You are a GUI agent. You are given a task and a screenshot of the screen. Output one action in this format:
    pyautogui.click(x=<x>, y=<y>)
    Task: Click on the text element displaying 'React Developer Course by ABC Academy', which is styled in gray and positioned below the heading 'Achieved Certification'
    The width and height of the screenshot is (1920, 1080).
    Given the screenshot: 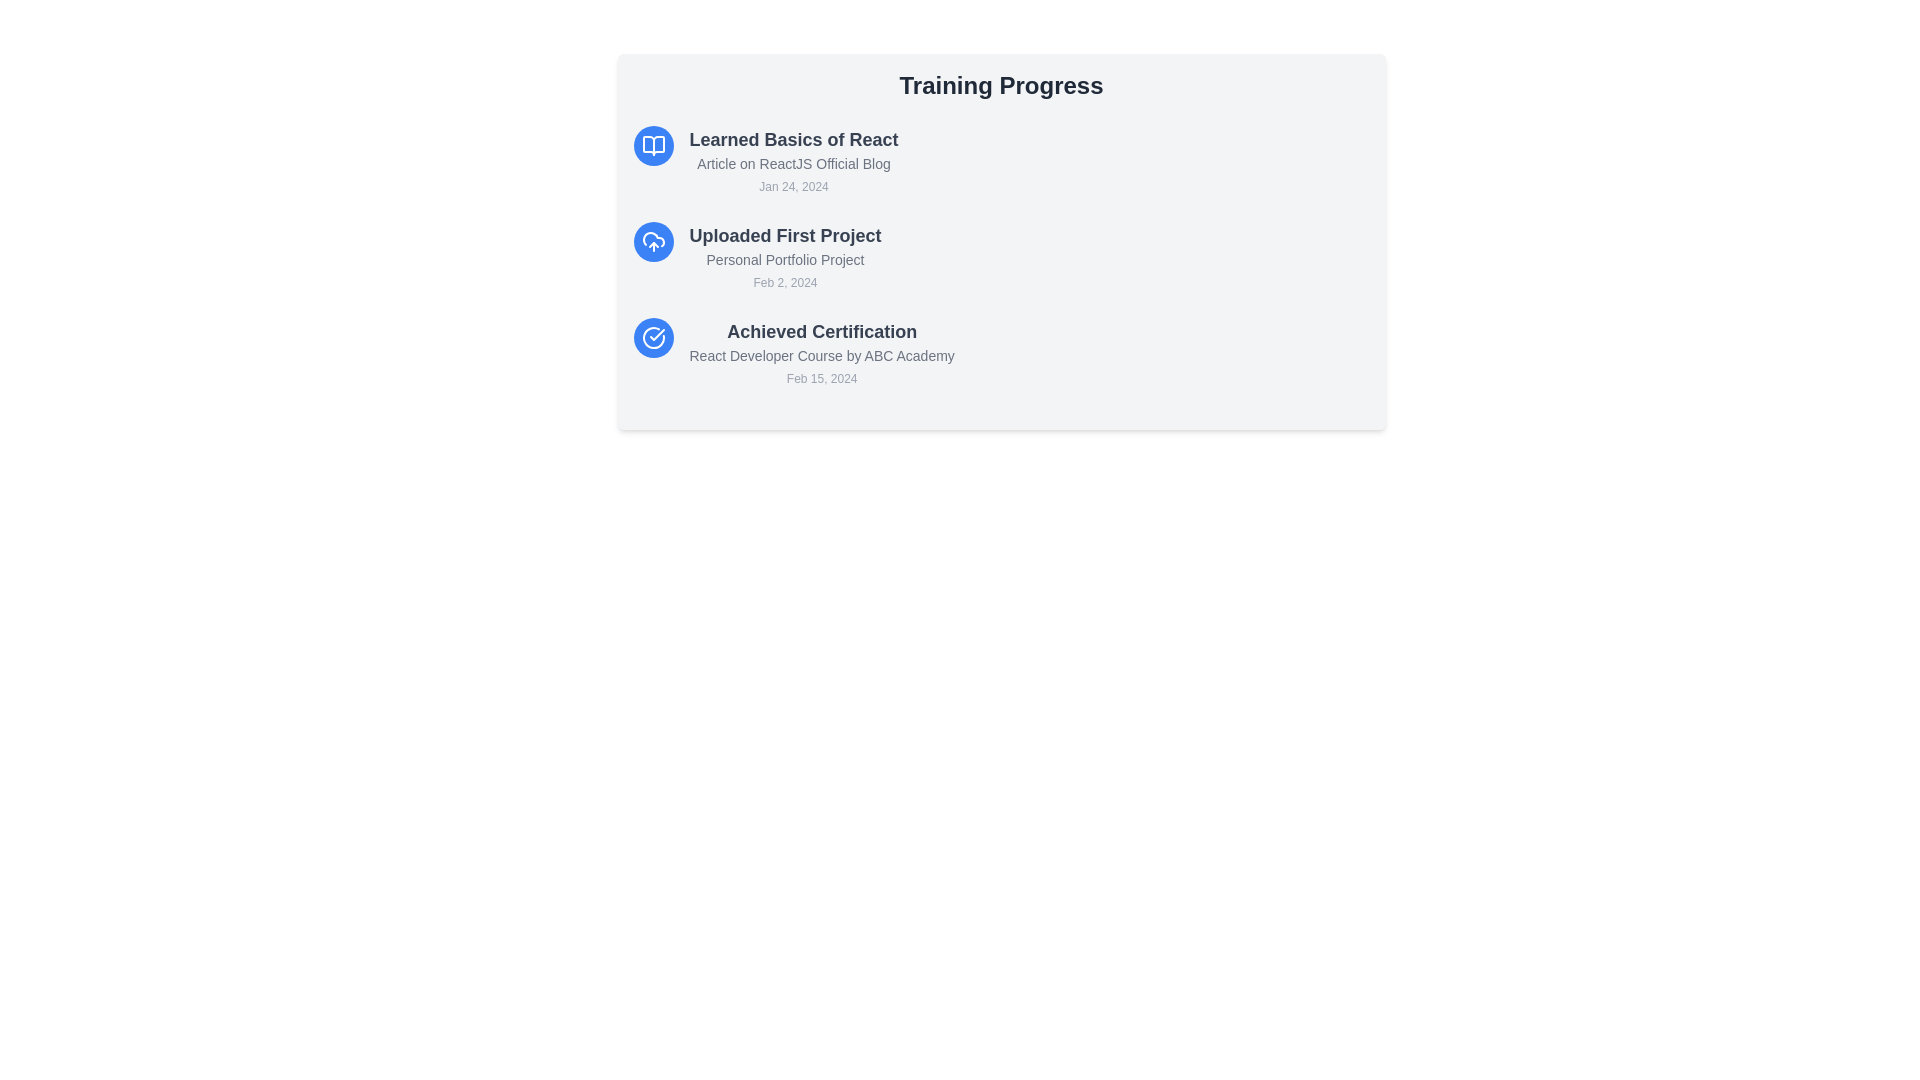 What is the action you would take?
    pyautogui.click(x=822, y=354)
    